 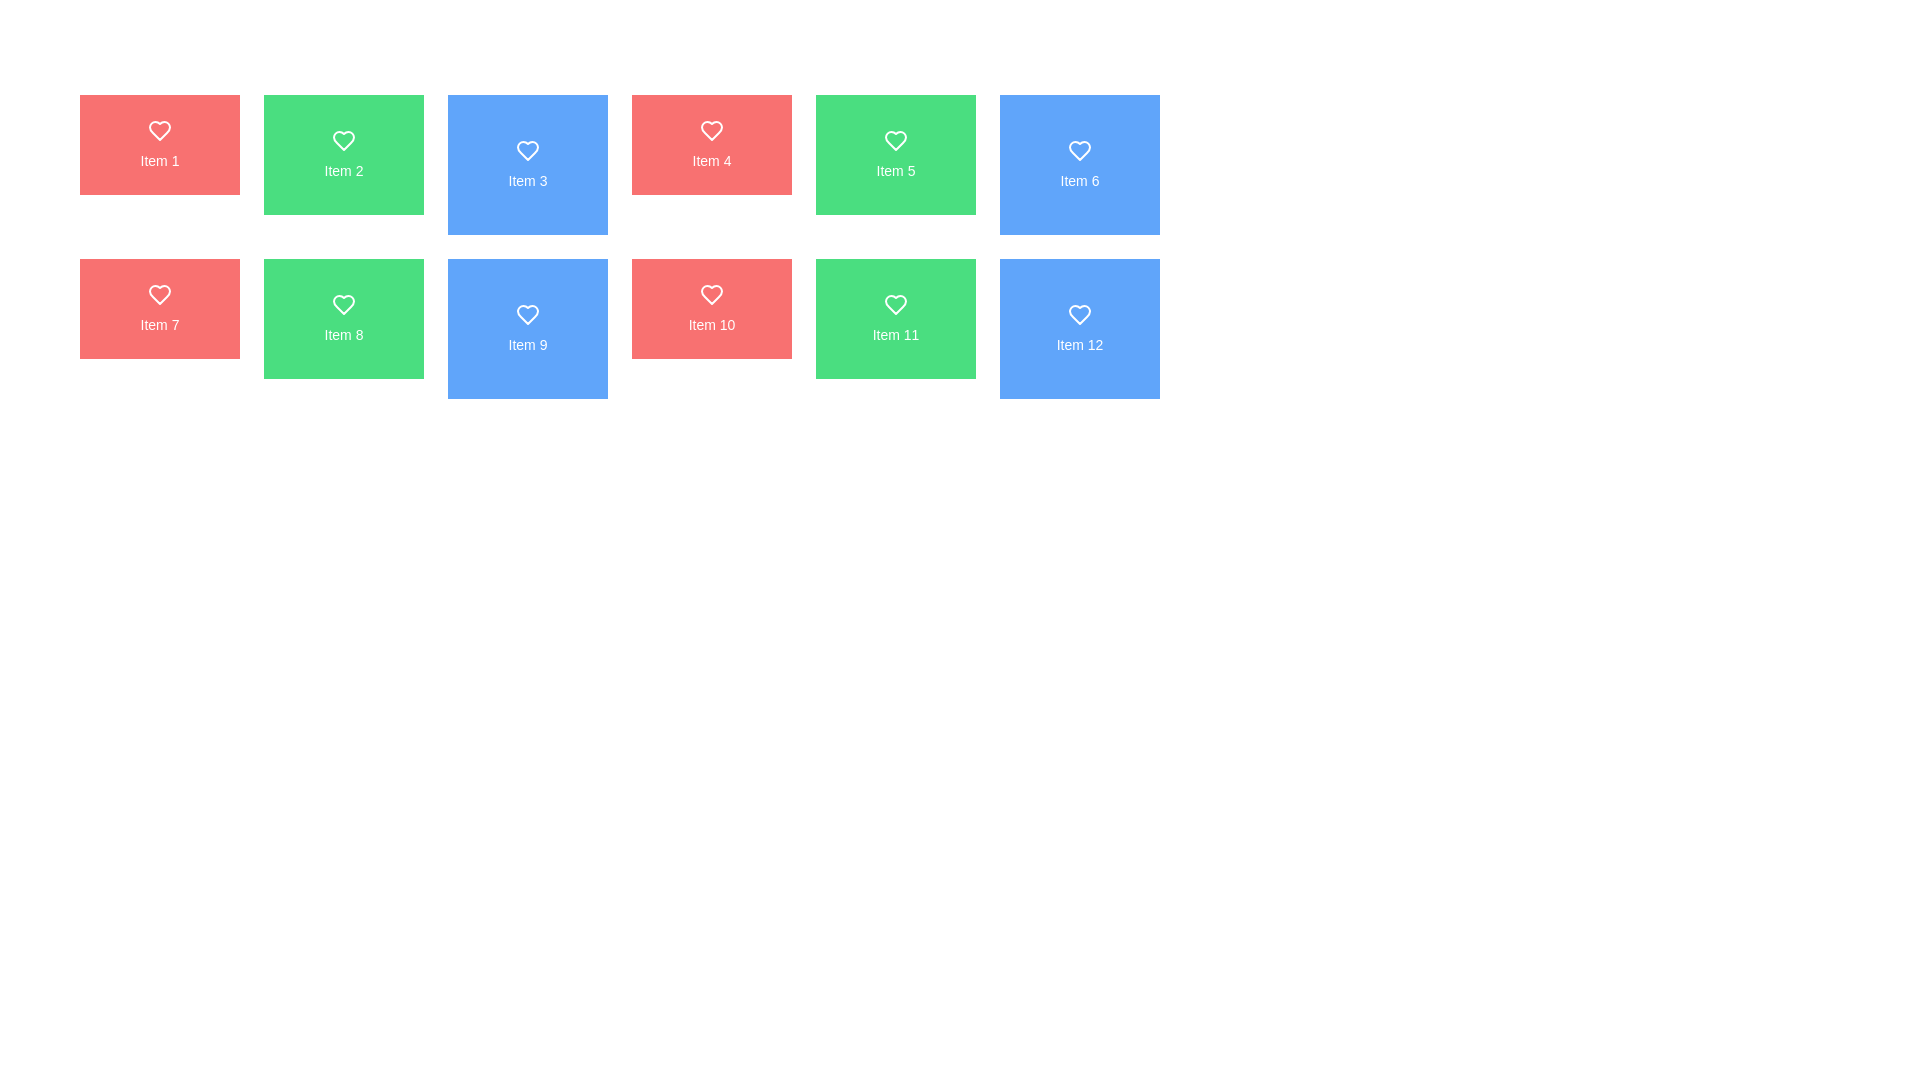 I want to click on the Square tile or card labeled 'Item 7' in the second row, first column of the grid, so click(x=158, y=308).